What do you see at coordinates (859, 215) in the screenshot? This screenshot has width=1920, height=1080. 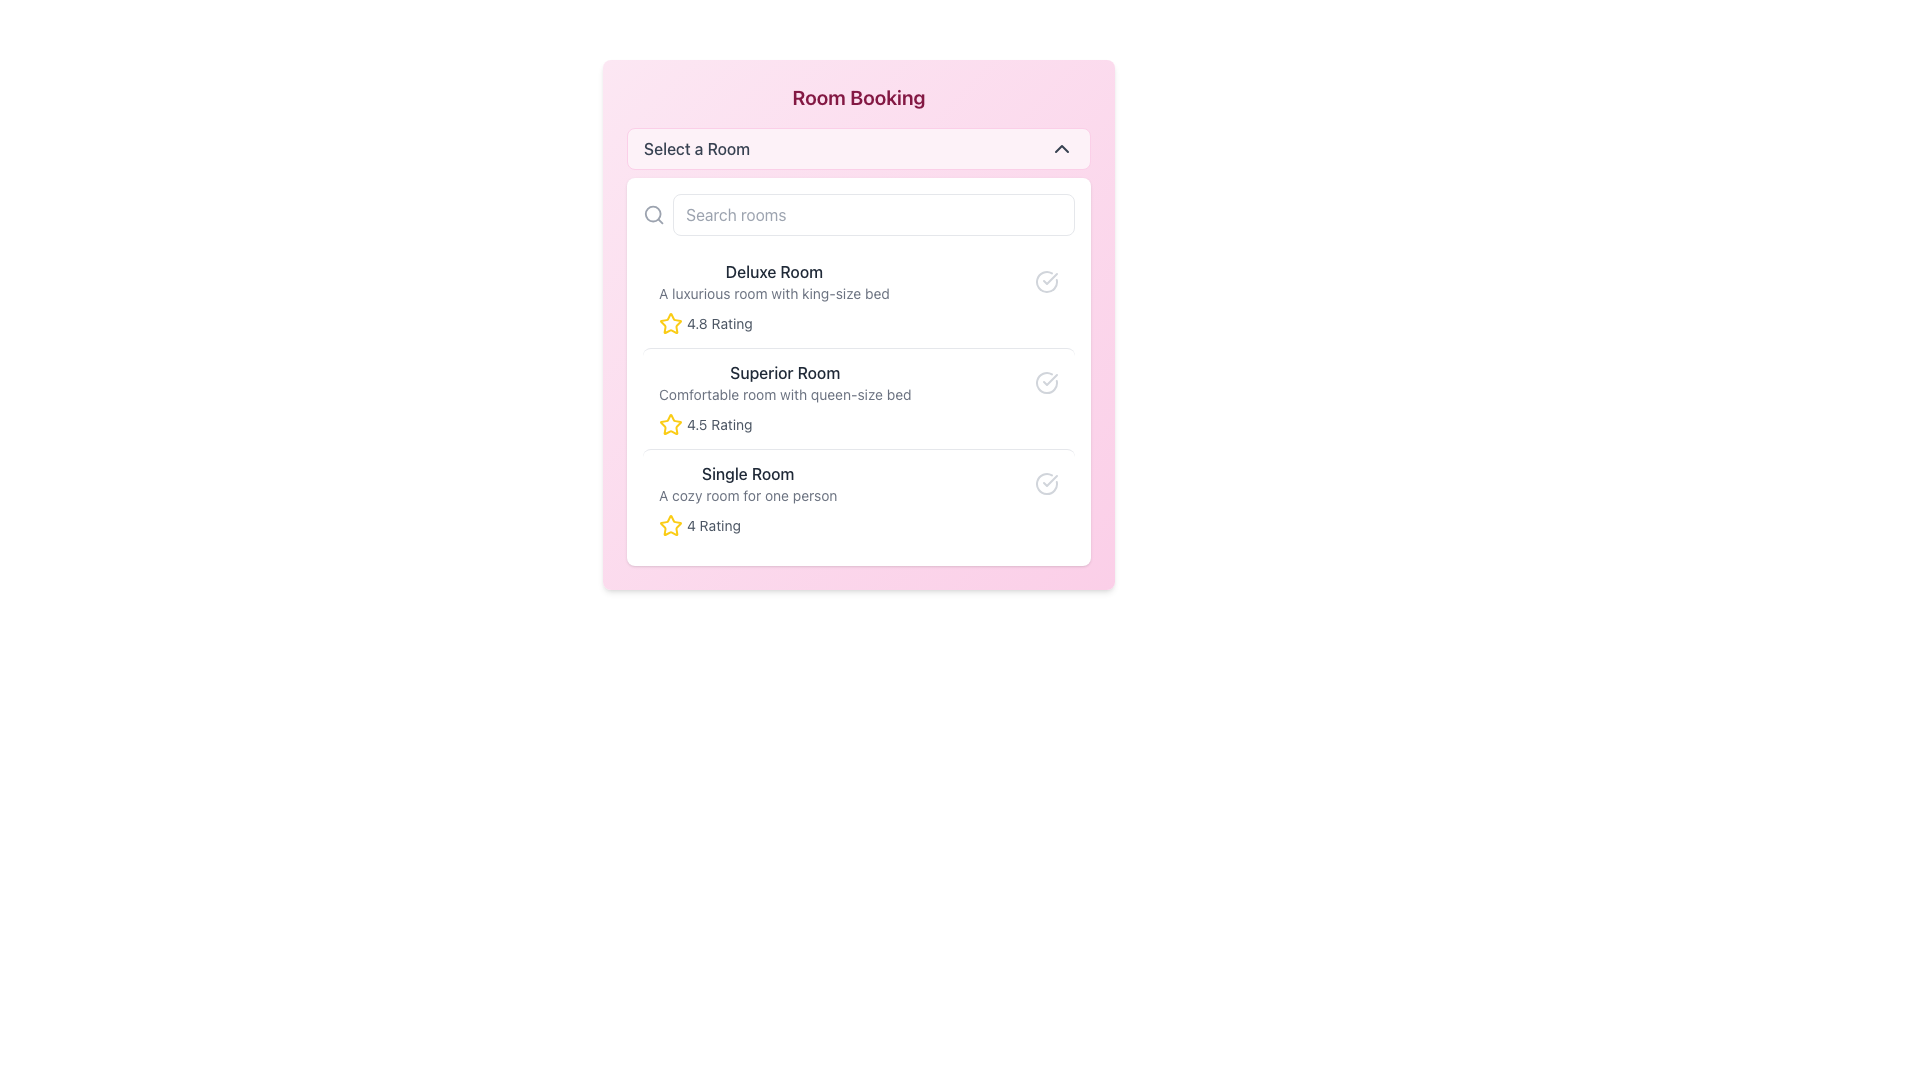 I see `the search input field located at the top of the room options card interface to focus the input` at bounding box center [859, 215].